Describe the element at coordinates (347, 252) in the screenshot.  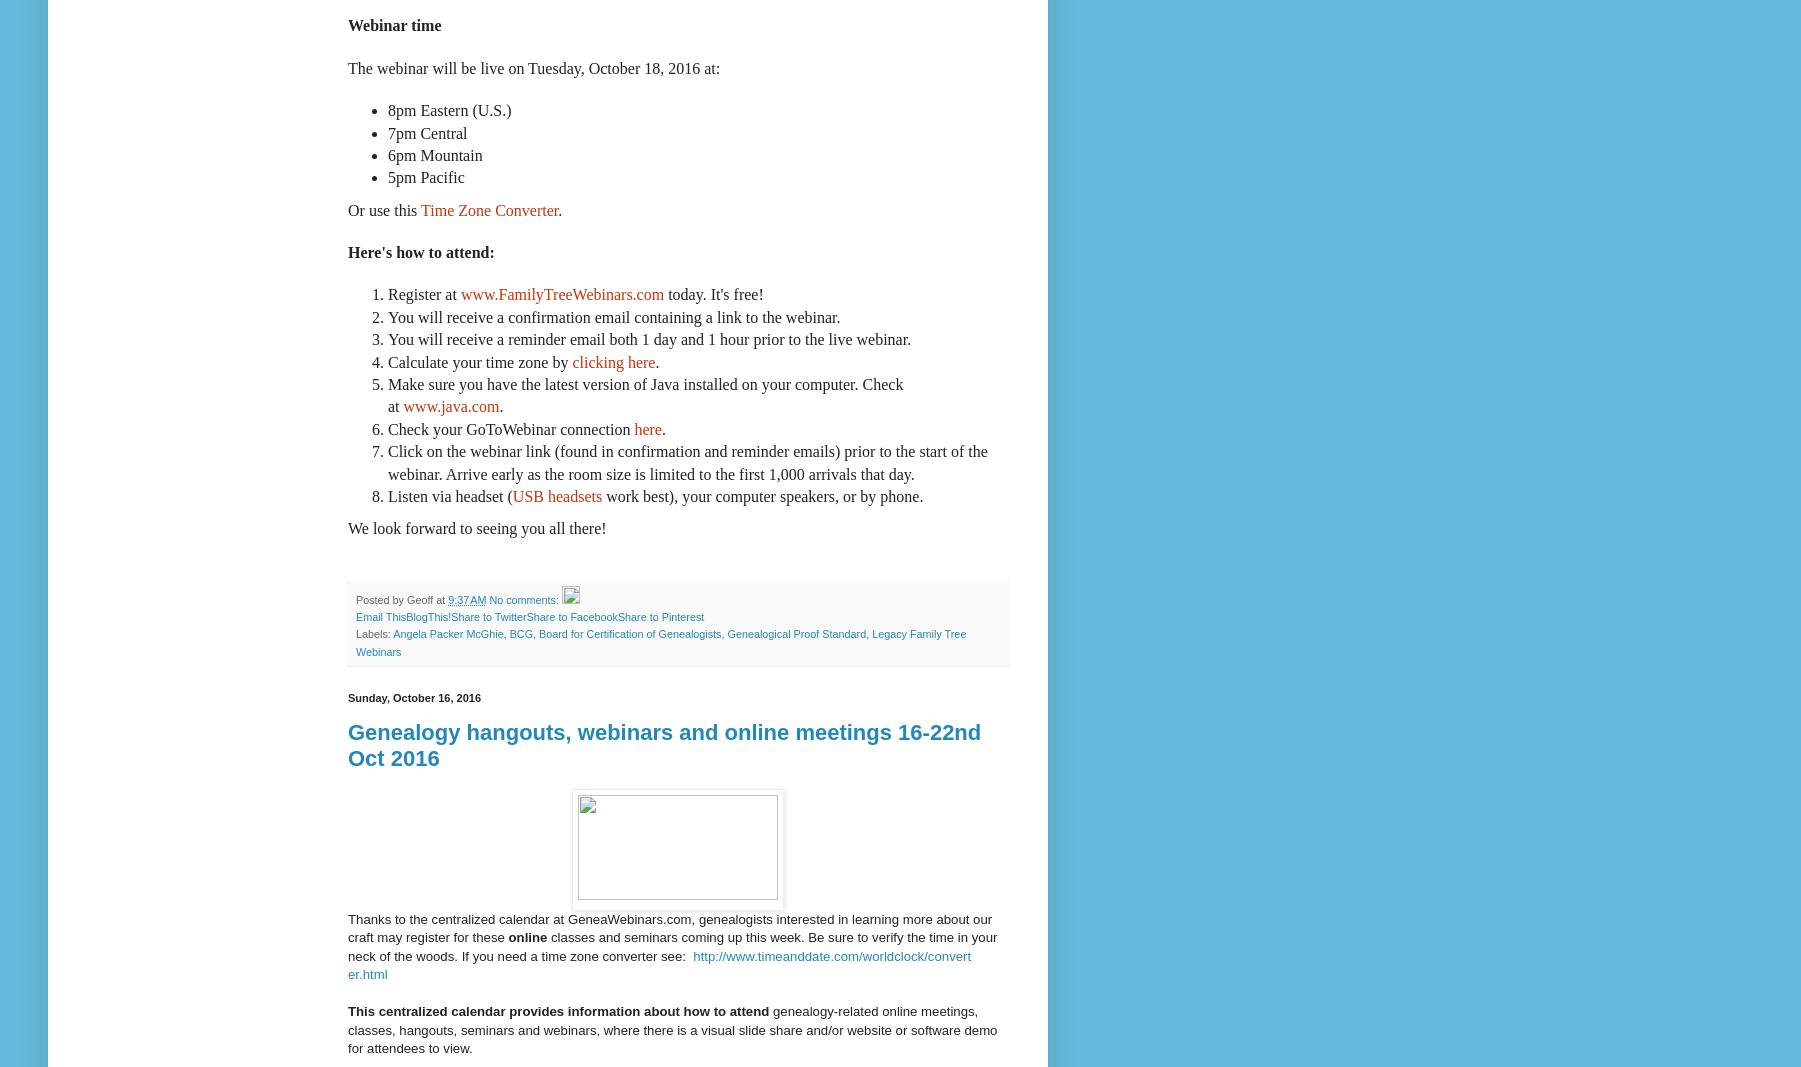
I see `'Here's how to attend:'` at that location.